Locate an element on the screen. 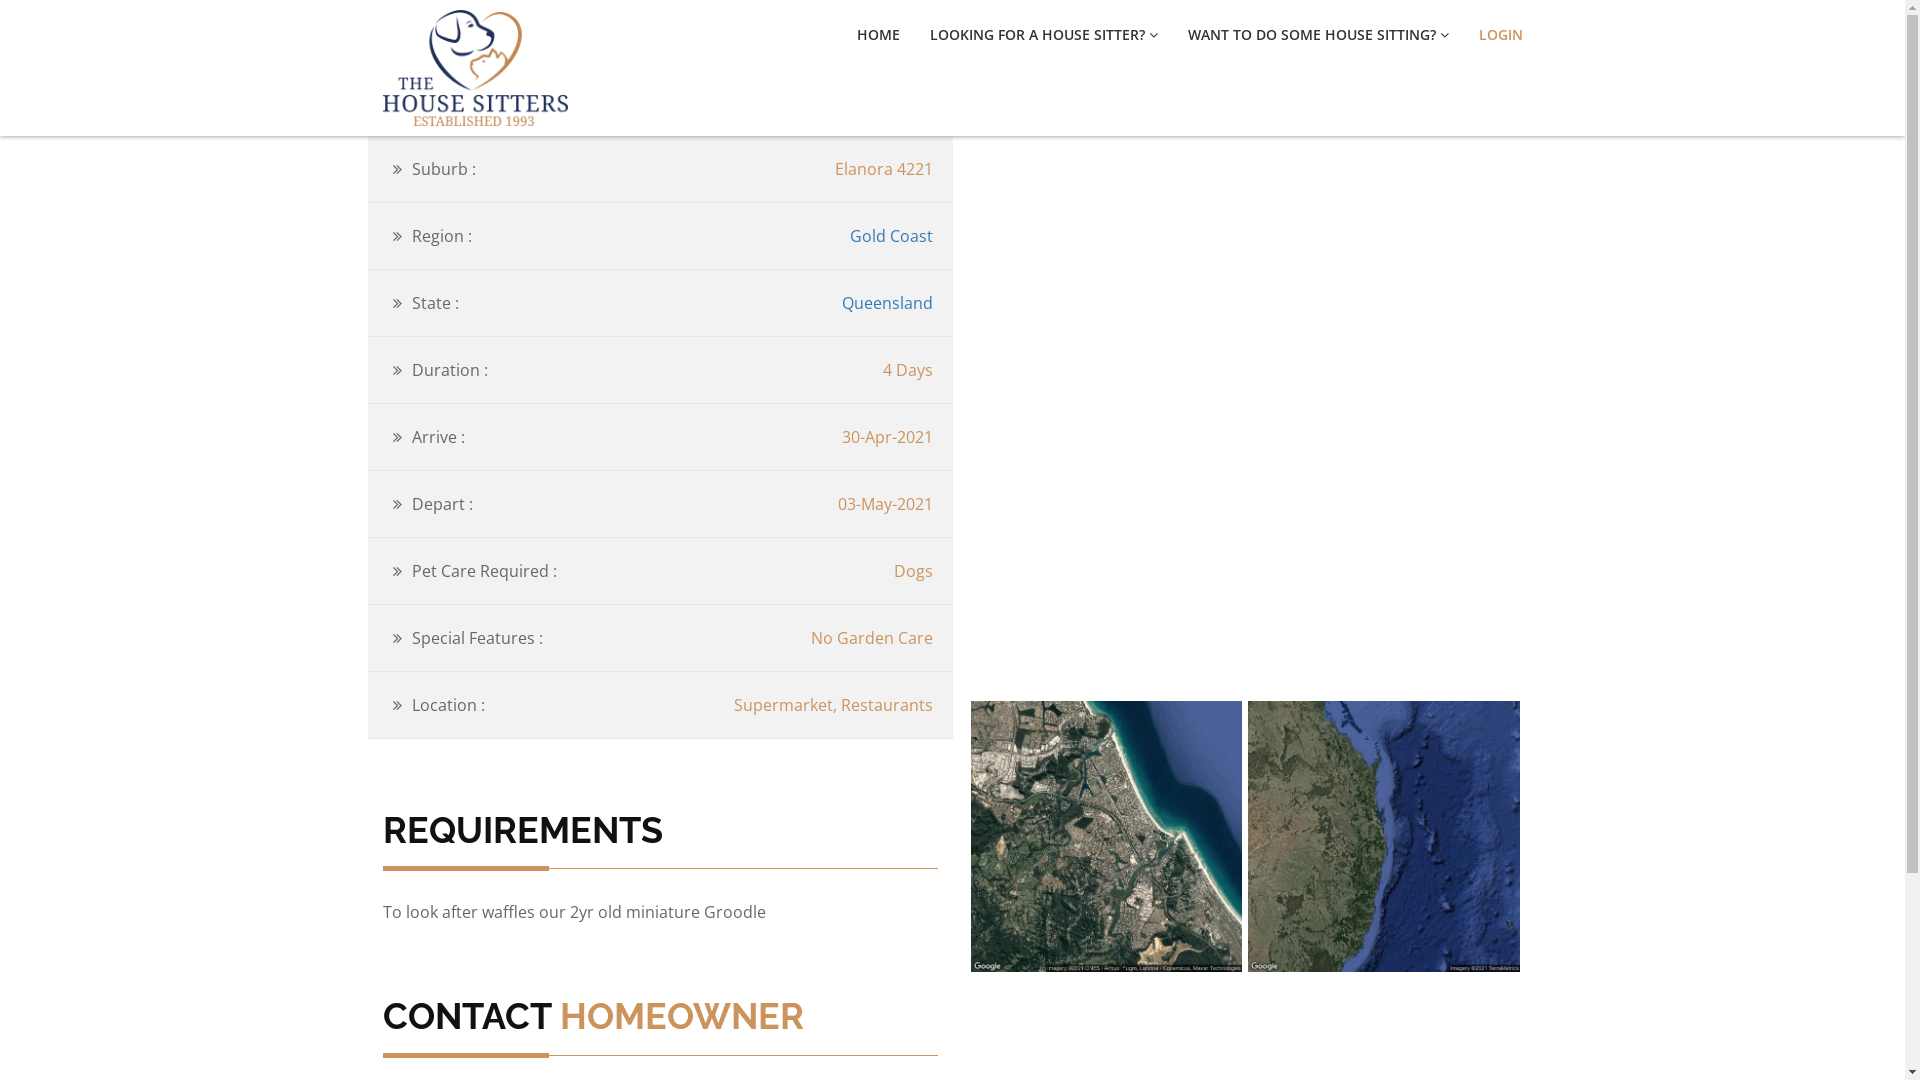  'Gold Coast' is located at coordinates (890, 234).